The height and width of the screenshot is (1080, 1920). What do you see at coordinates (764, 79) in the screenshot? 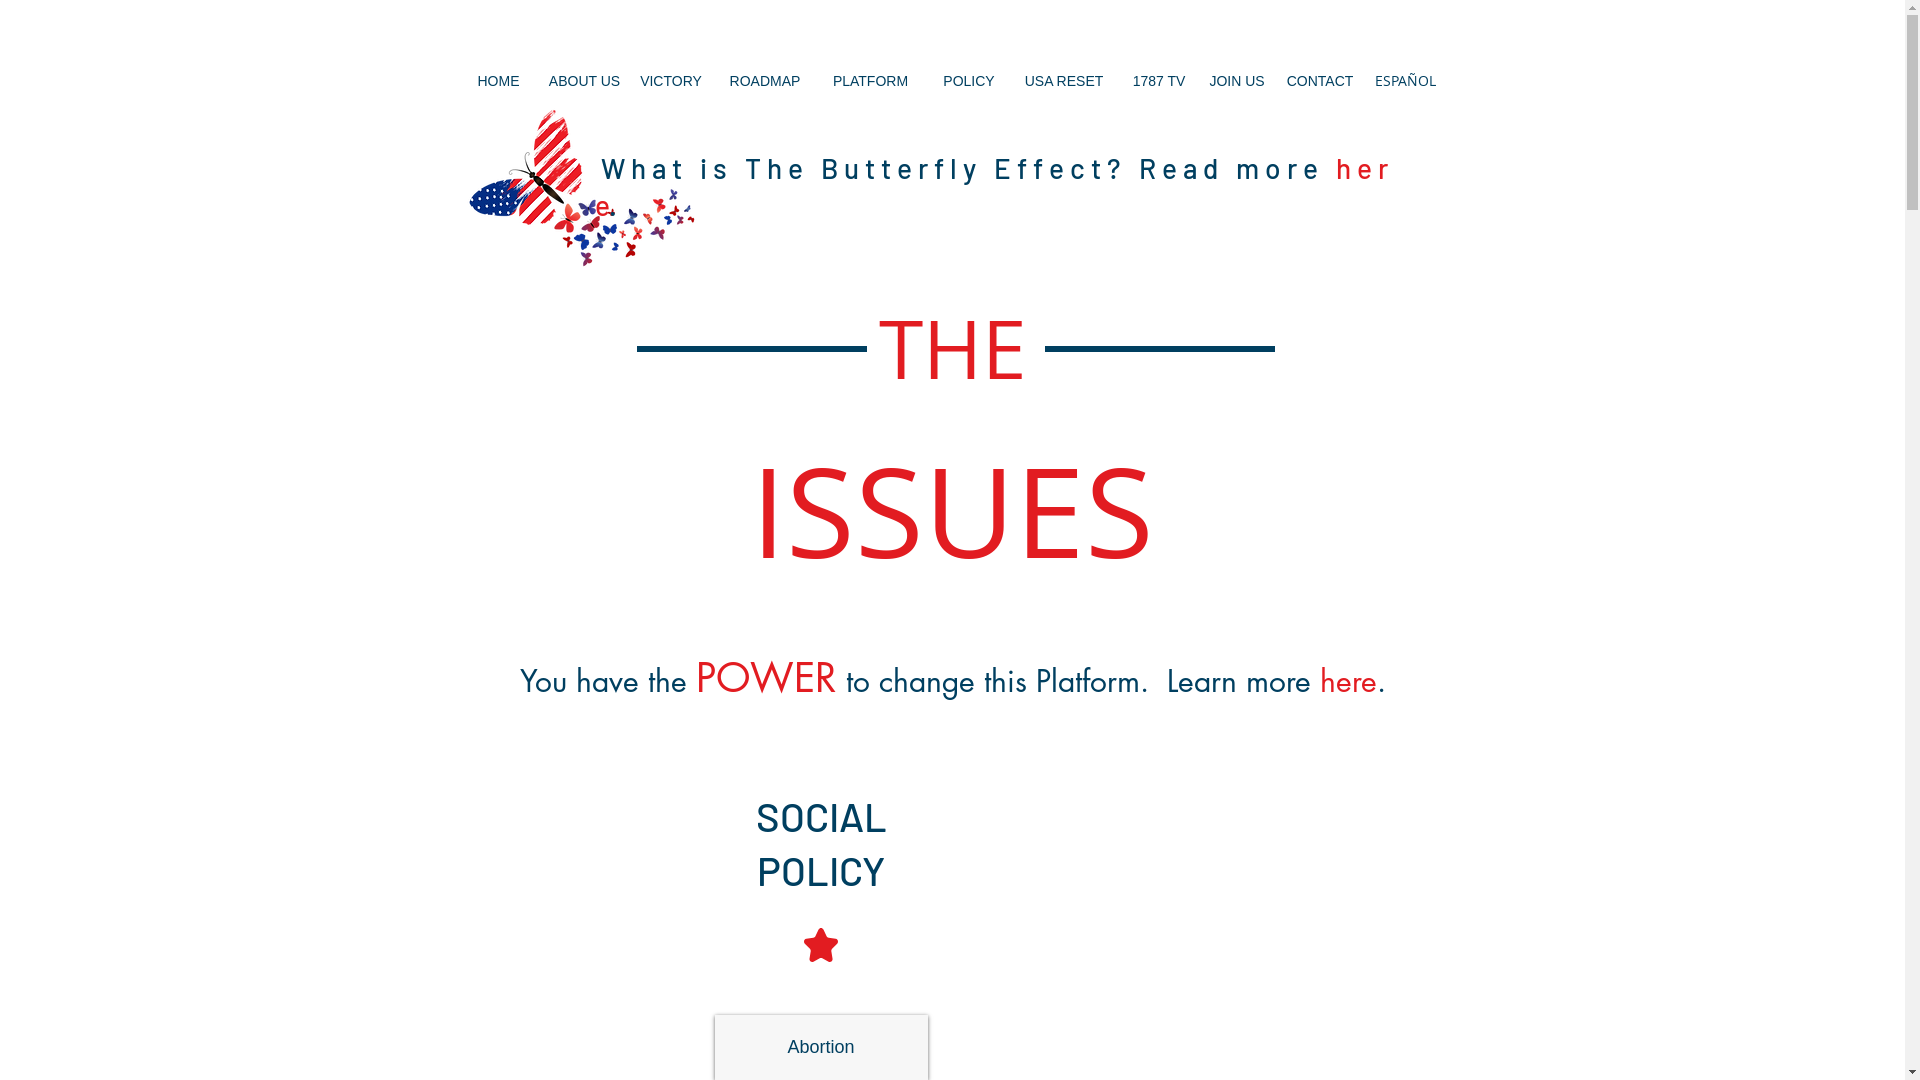
I see `'ROADMAP'` at bounding box center [764, 79].